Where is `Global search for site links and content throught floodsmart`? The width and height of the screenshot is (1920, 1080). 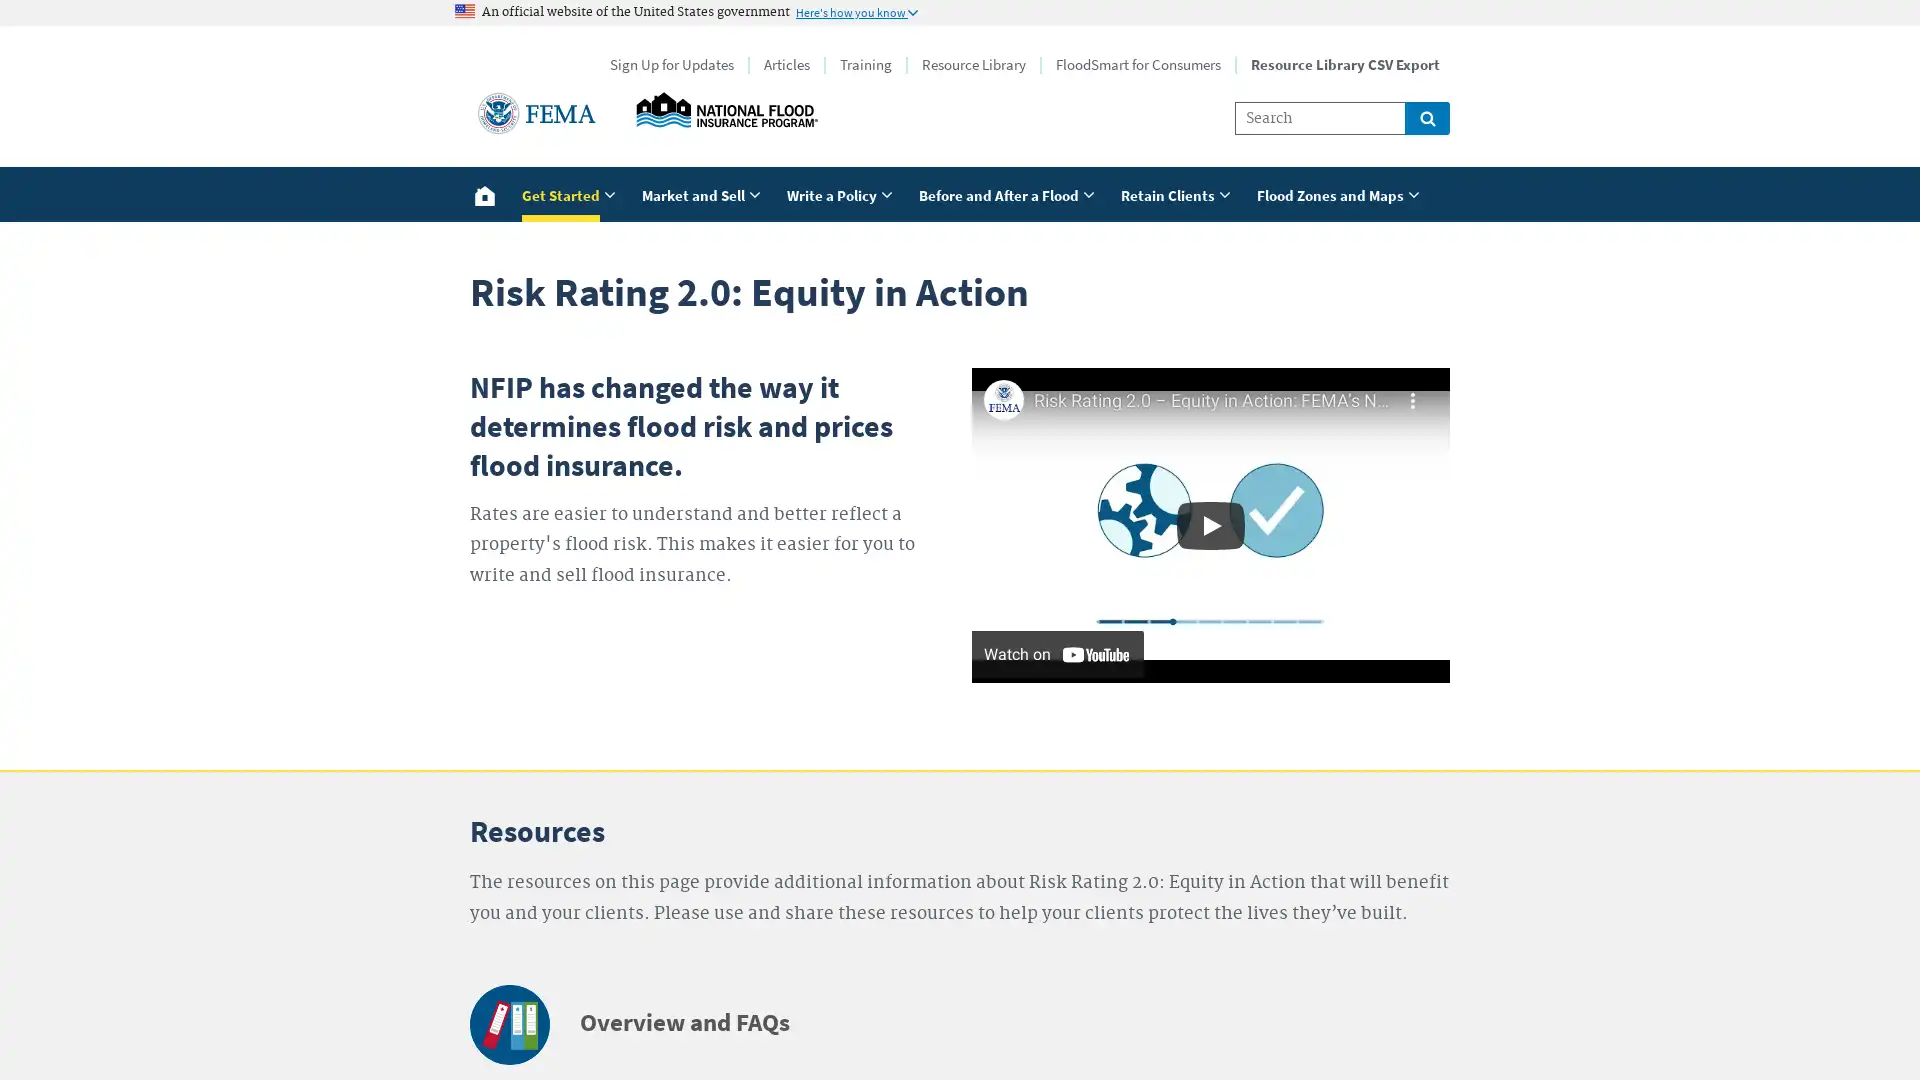 Global search for site links and content throught floodsmart is located at coordinates (1426, 118).